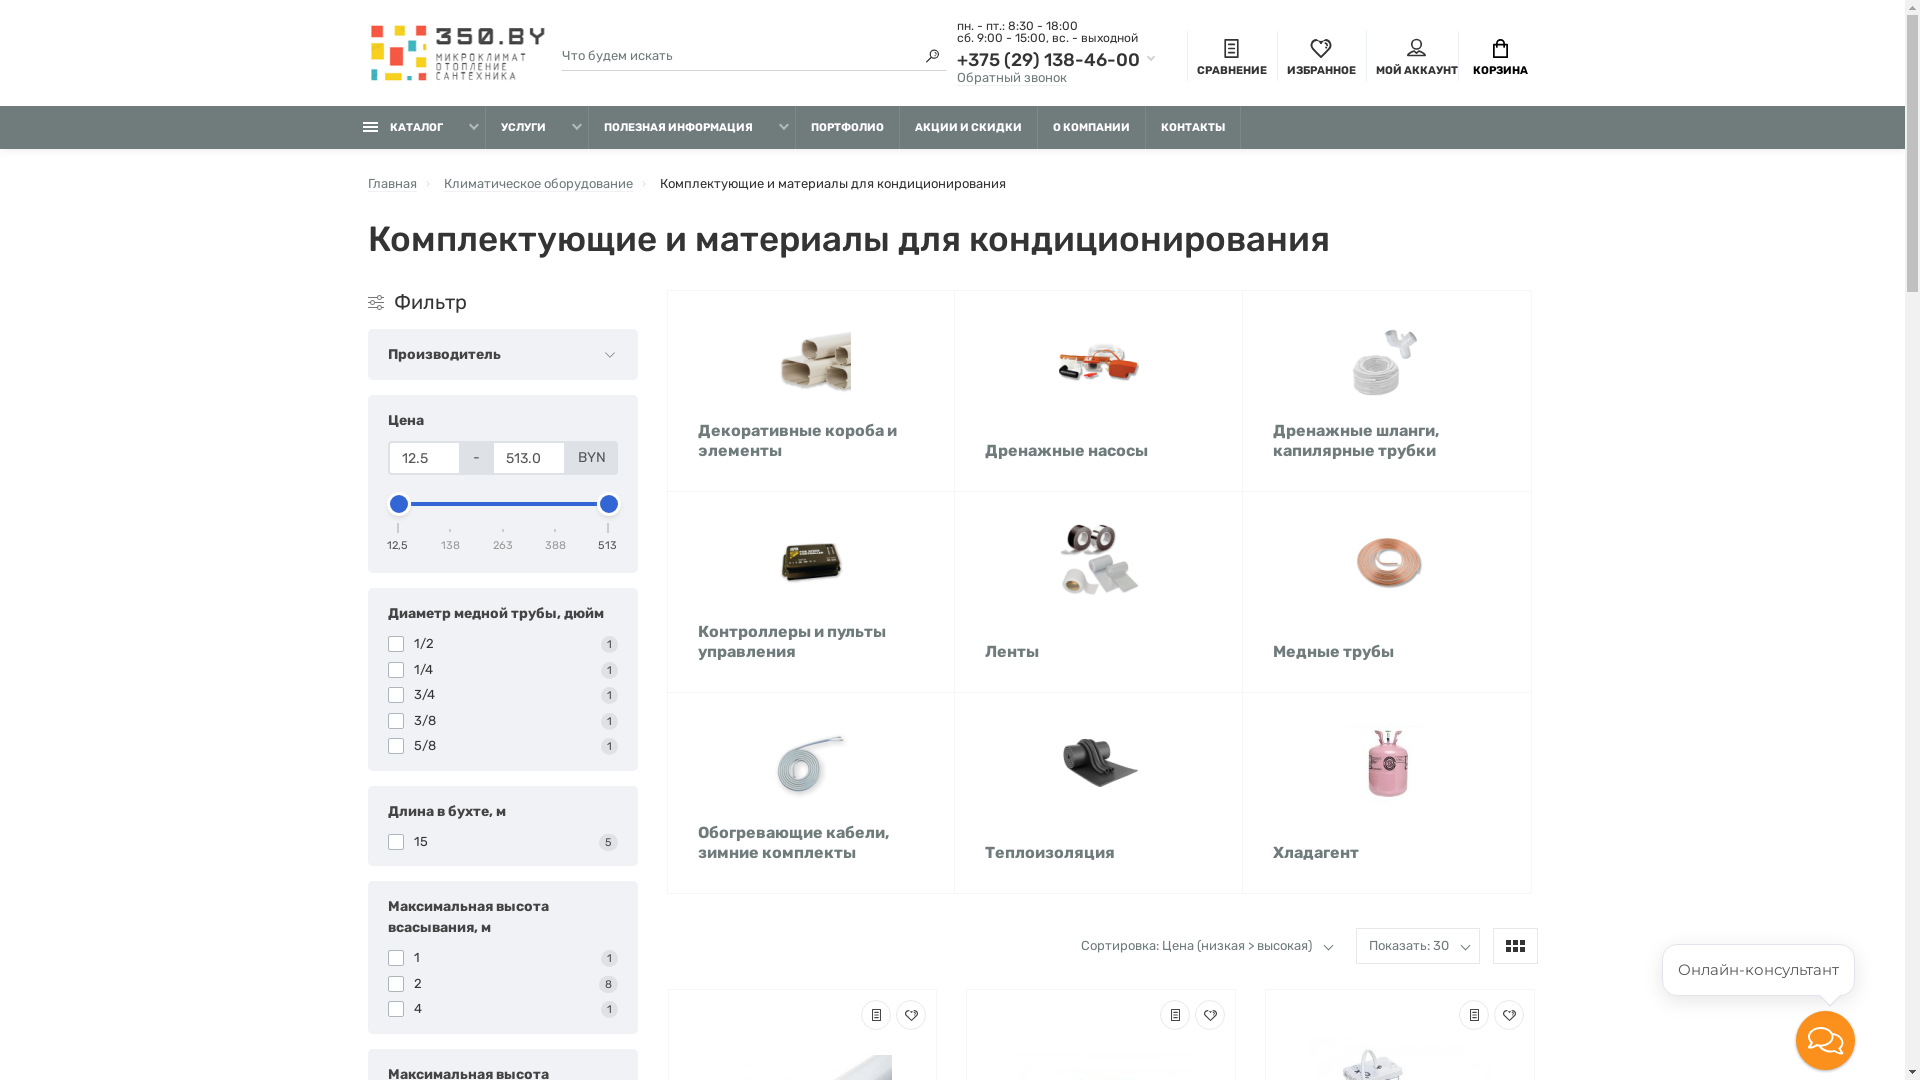 The width and height of the screenshot is (1920, 1080). I want to click on '3/8, so click(503, 720).